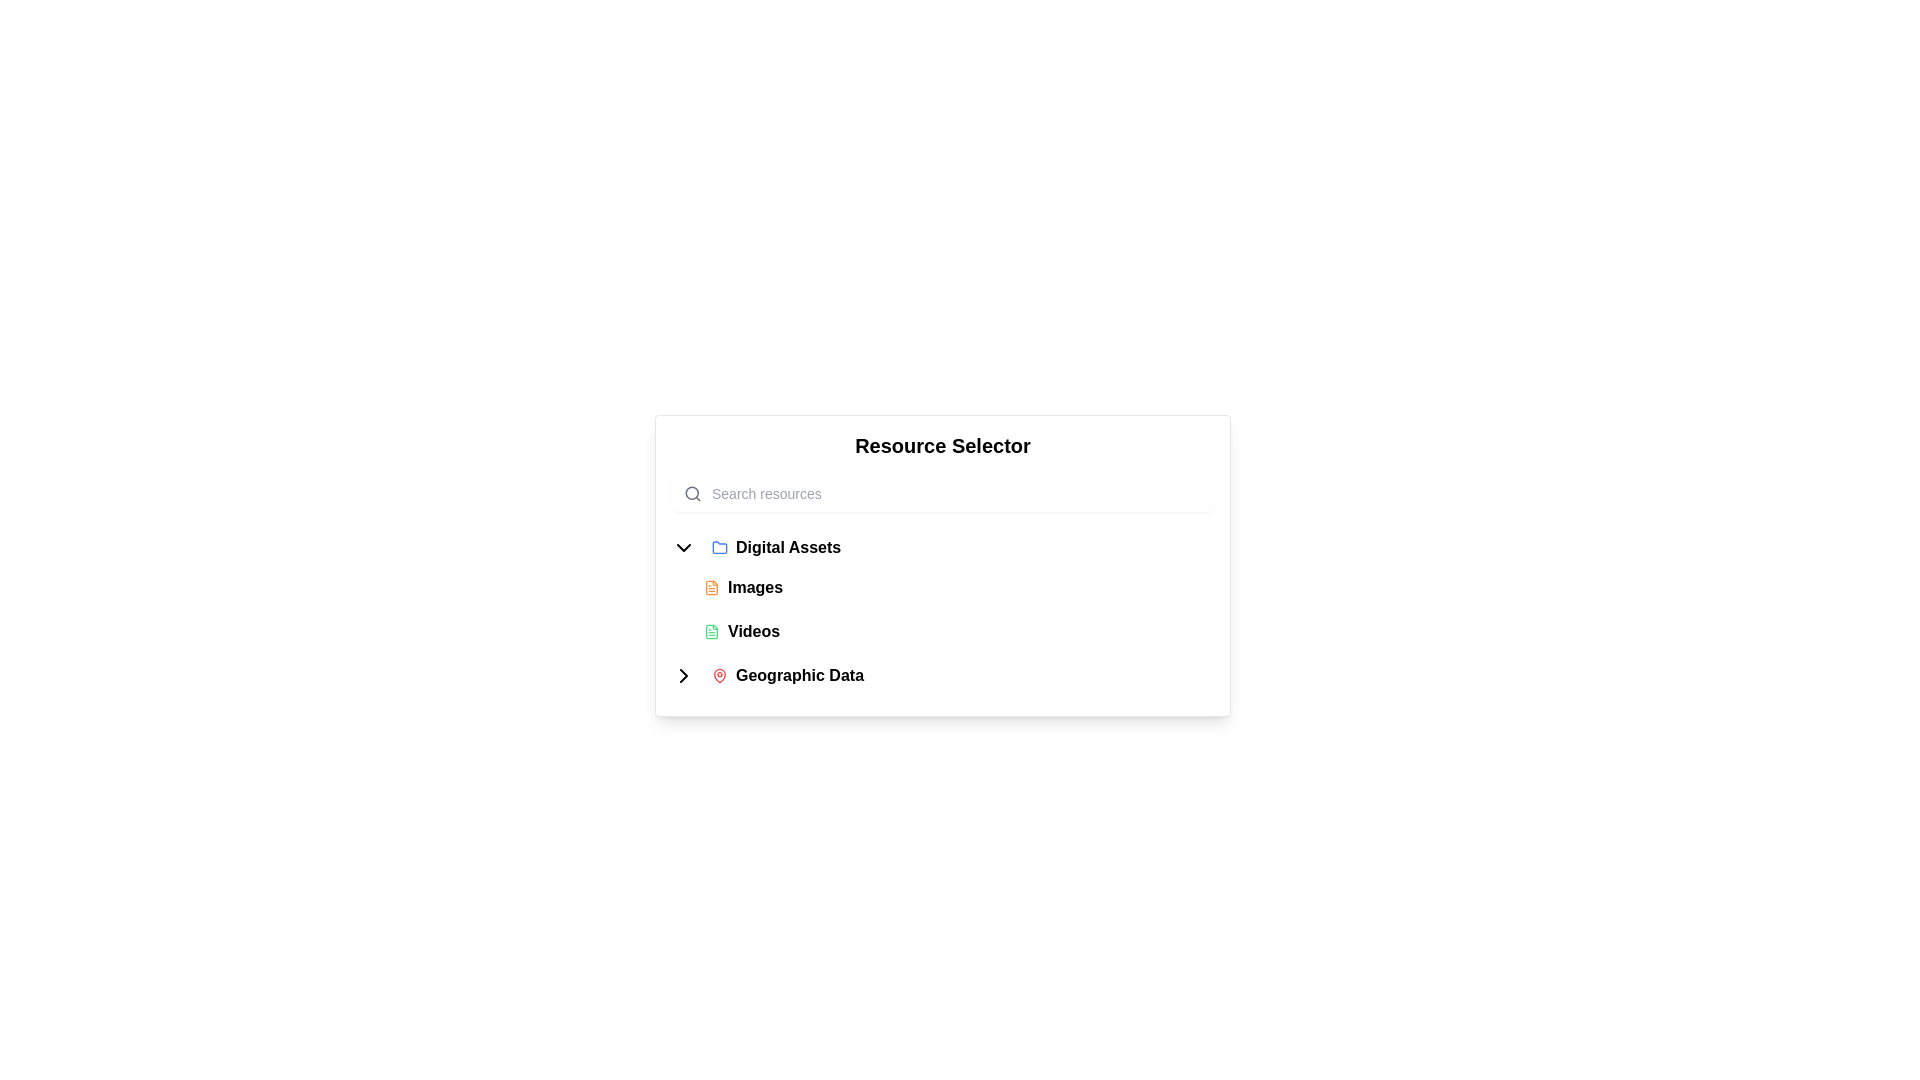 Image resolution: width=1920 pixels, height=1080 pixels. I want to click on the orange document icon, so click(711, 586).